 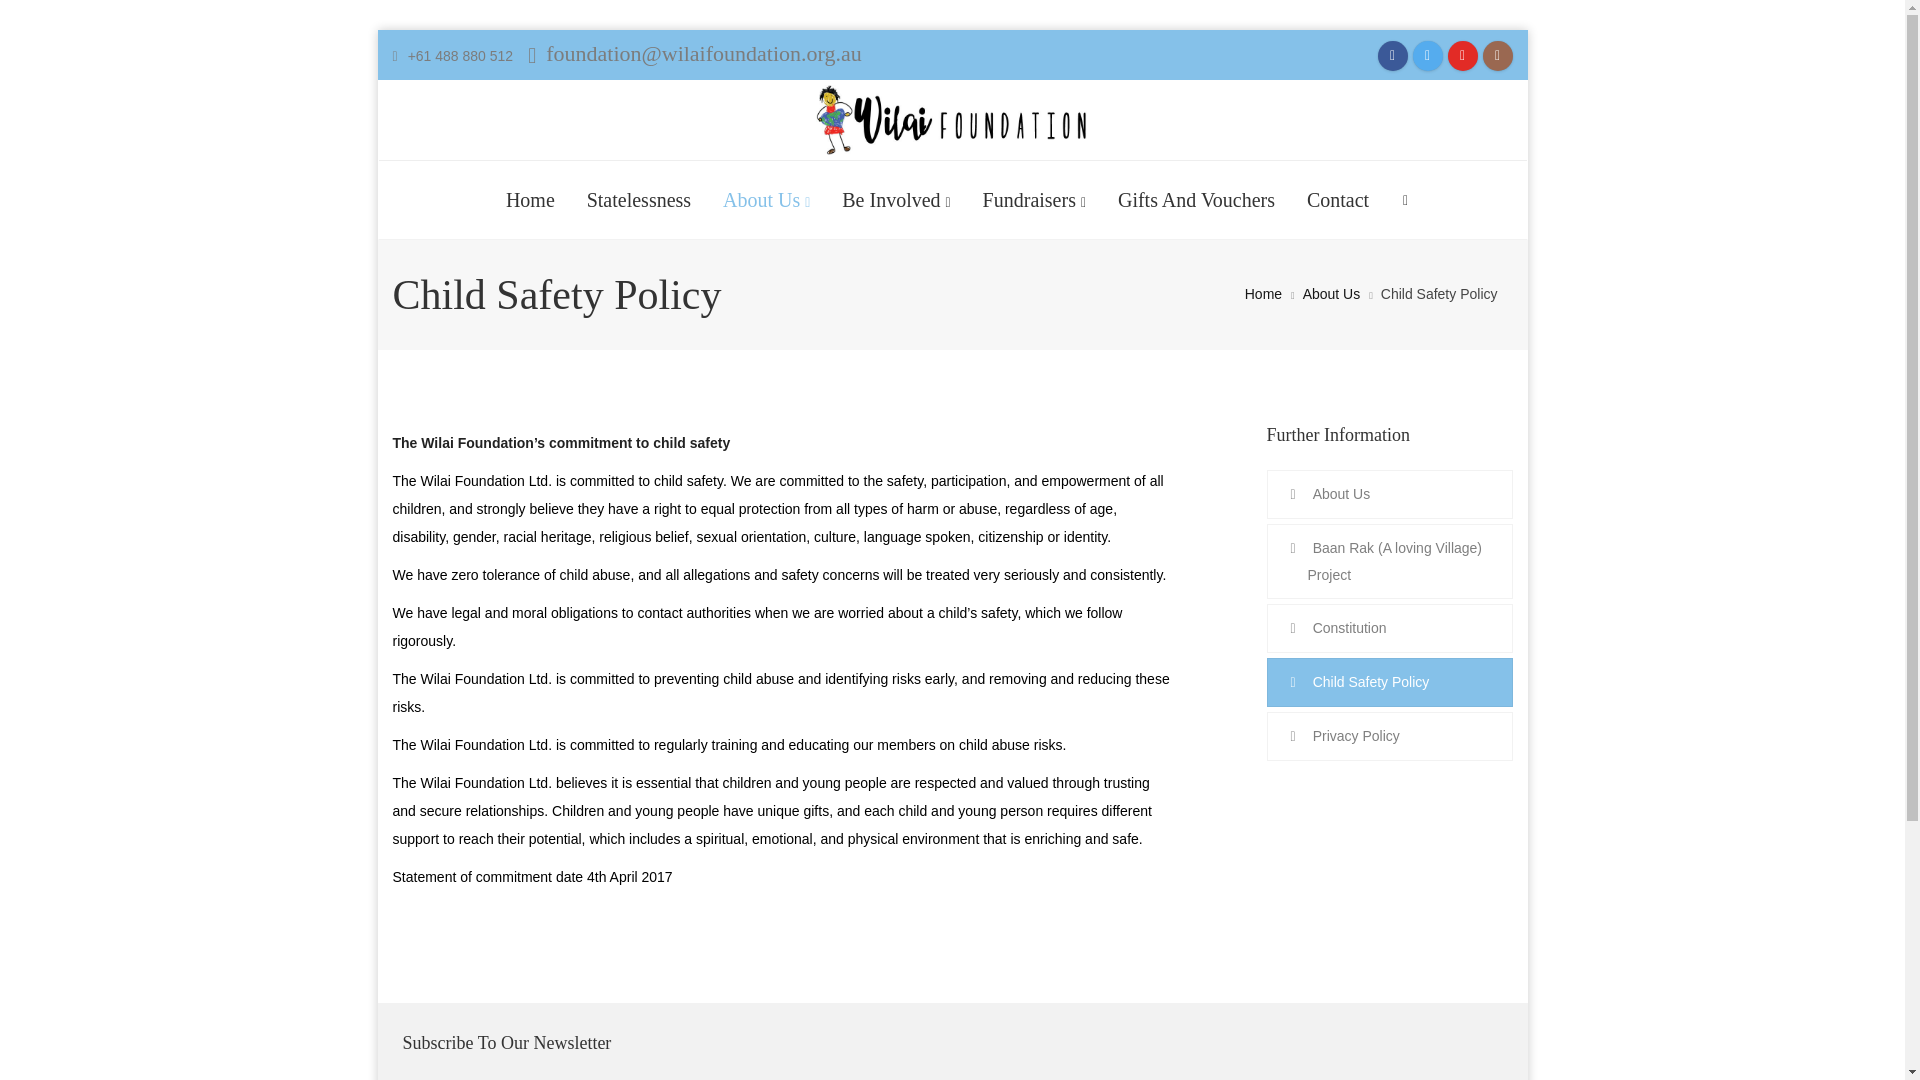 What do you see at coordinates (828, 200) in the screenshot?
I see `'Be Involved'` at bounding box center [828, 200].